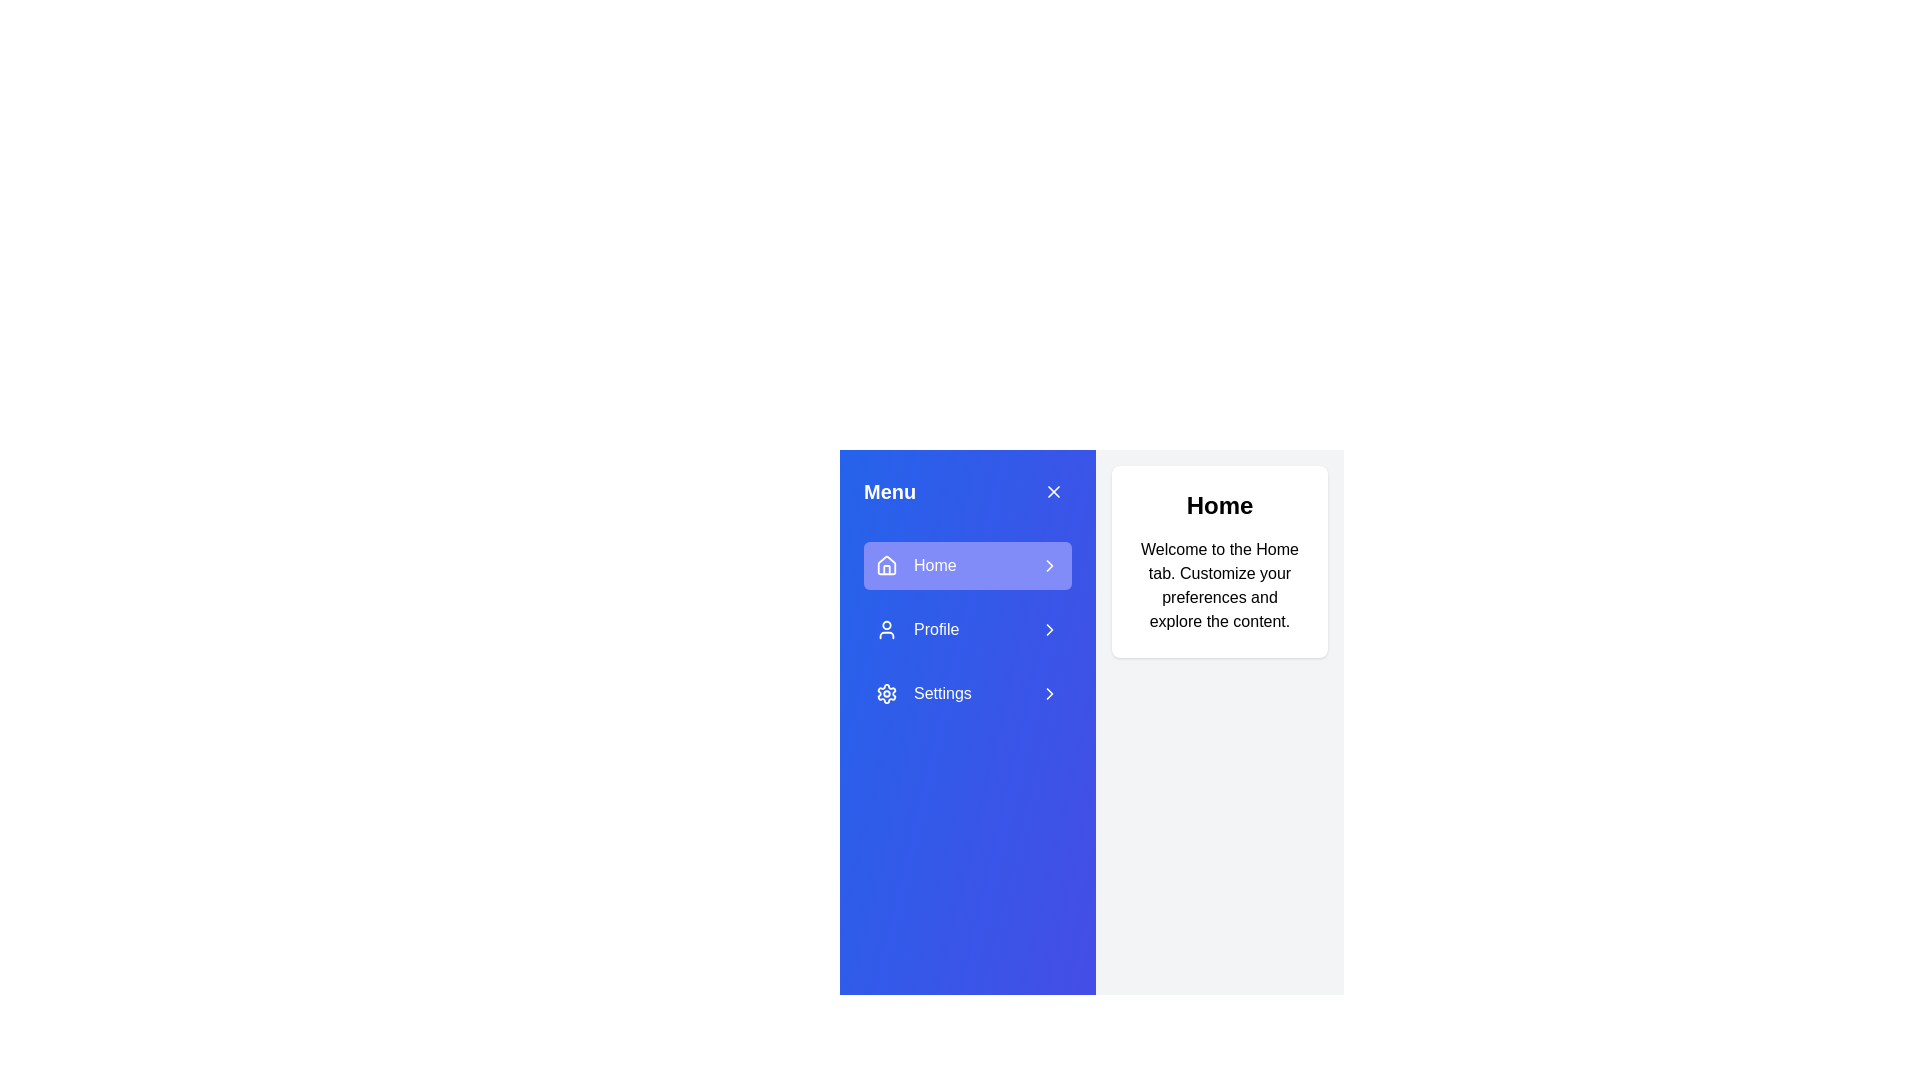  I want to click on the 'X' icon located in the top-right corner of the blue sidebar section, adjacent, so click(1053, 492).